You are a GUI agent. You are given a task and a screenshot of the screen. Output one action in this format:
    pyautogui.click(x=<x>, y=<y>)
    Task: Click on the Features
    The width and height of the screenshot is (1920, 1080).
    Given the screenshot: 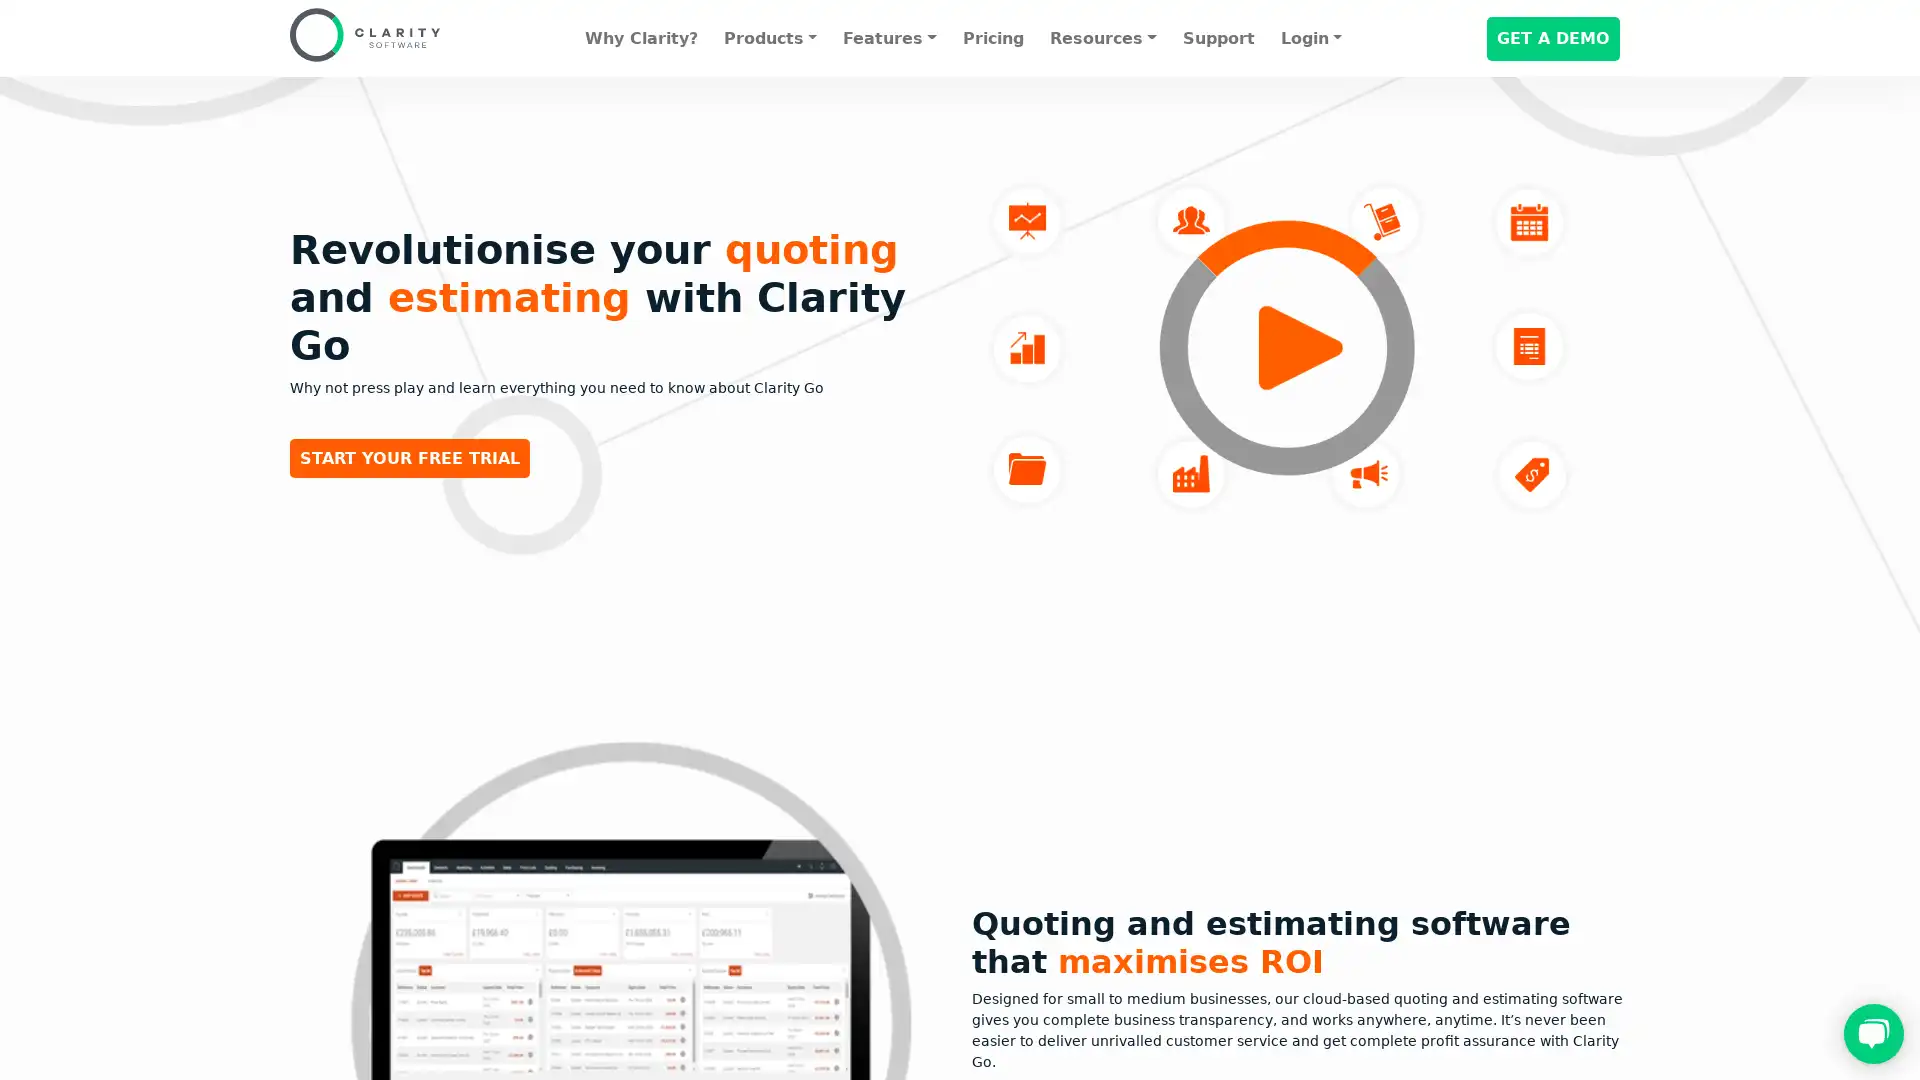 What is the action you would take?
    pyautogui.click(x=888, y=38)
    